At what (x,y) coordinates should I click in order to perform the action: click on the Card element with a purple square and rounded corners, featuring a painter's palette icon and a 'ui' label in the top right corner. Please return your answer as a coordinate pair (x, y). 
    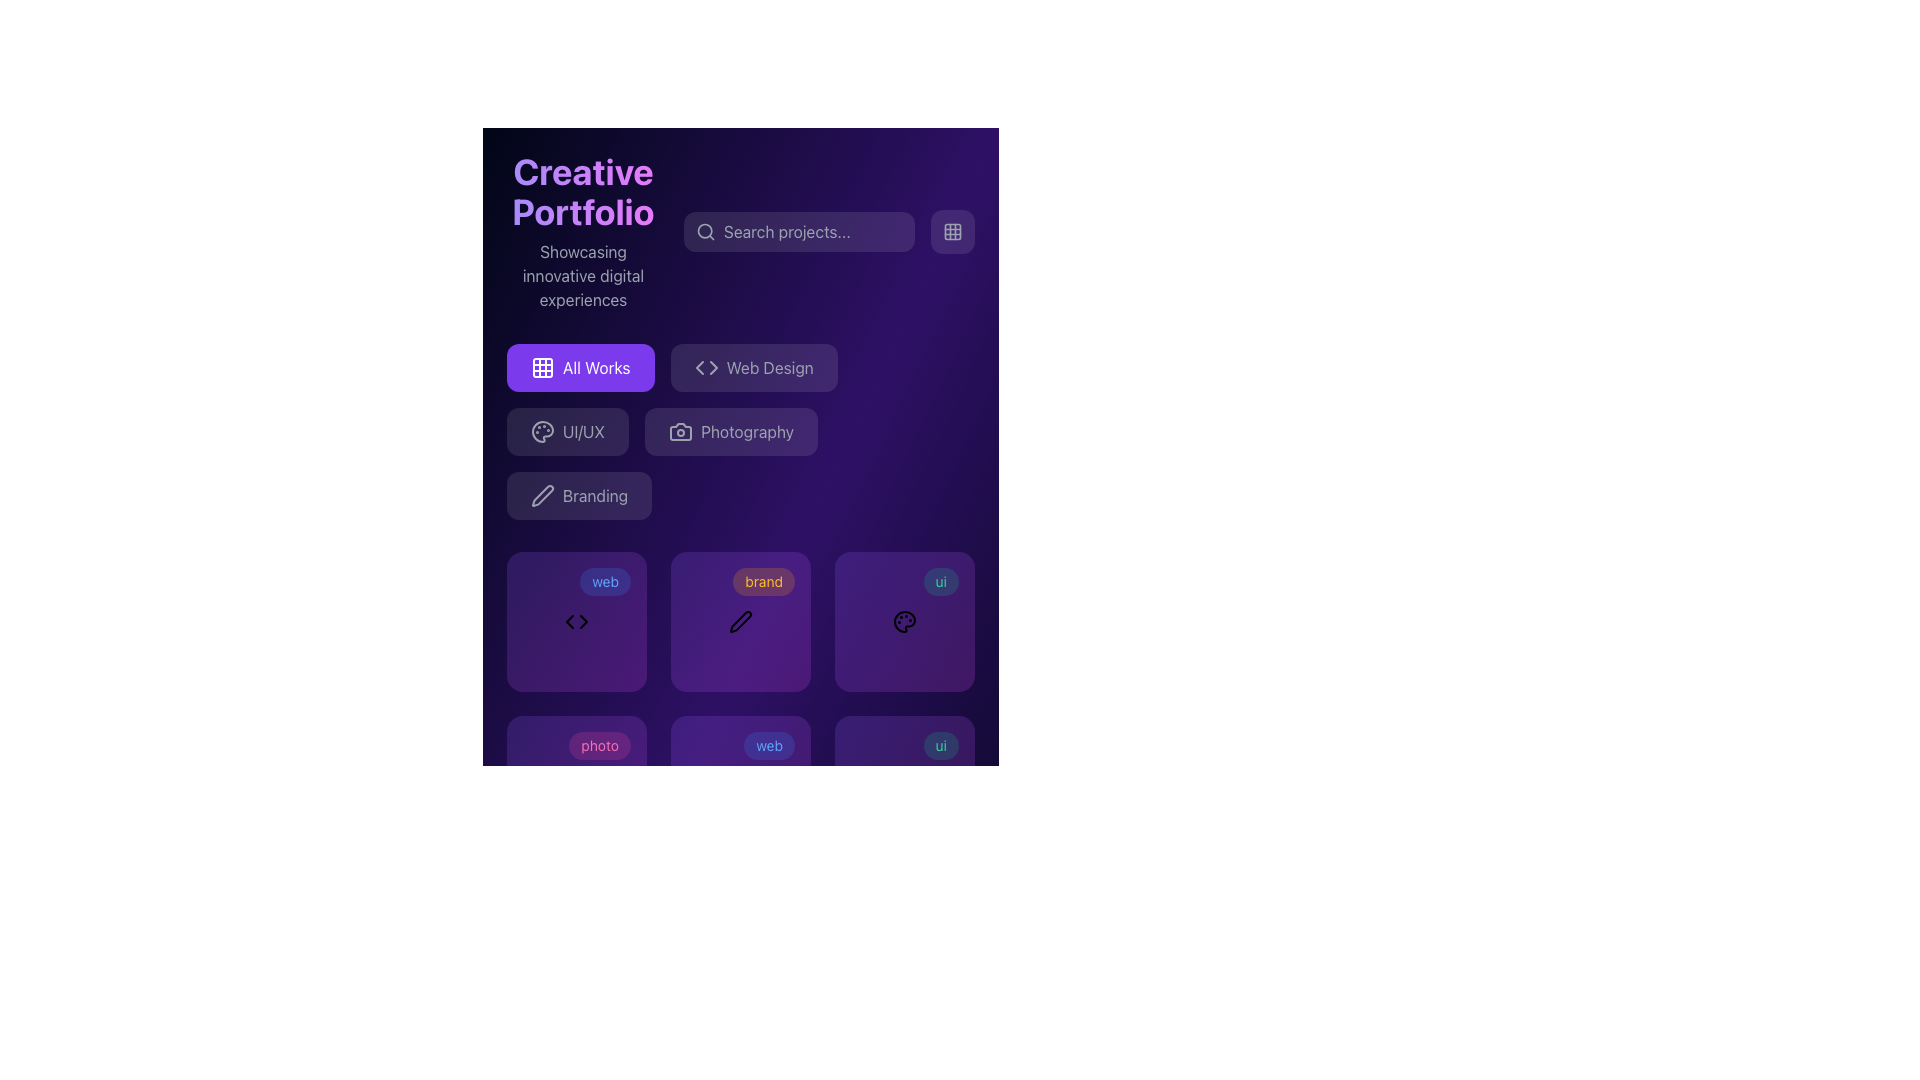
    Looking at the image, I should click on (904, 620).